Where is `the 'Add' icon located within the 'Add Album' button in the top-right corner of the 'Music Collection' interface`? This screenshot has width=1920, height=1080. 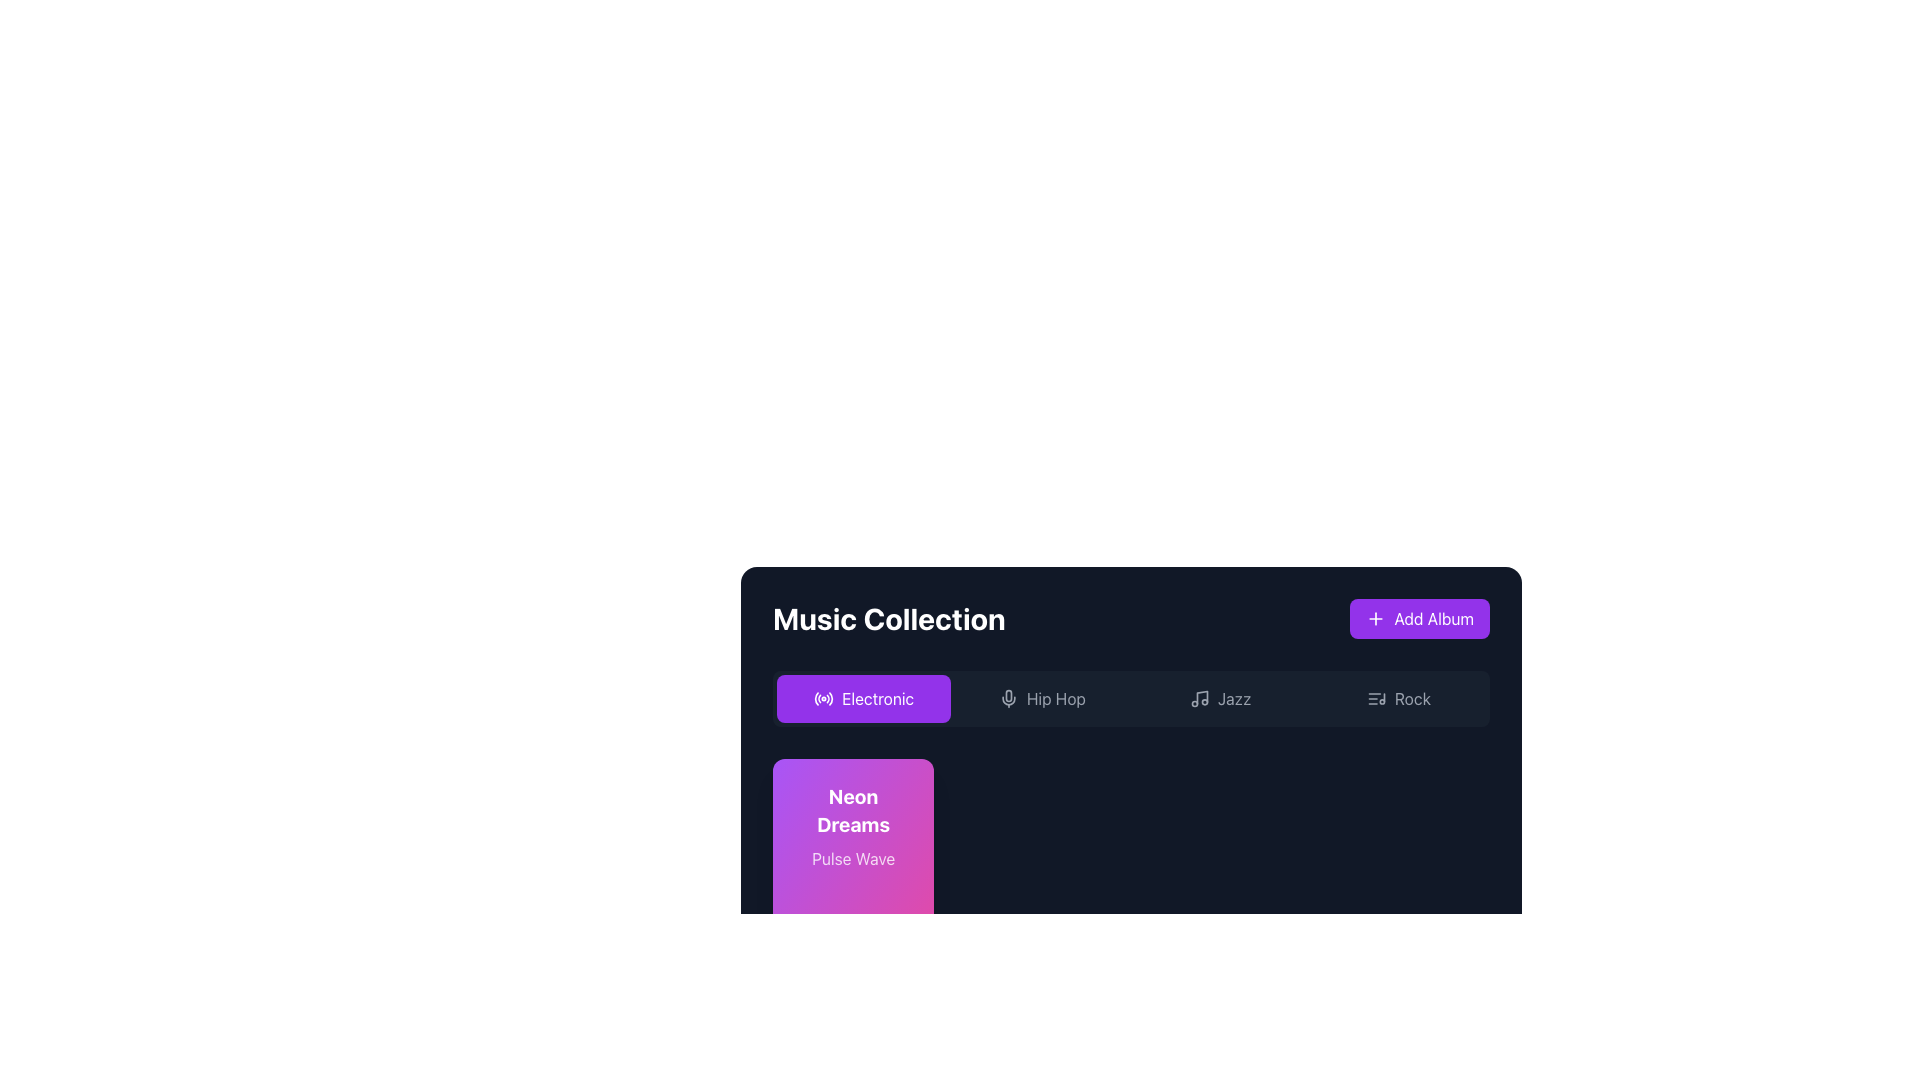
the 'Add' icon located within the 'Add Album' button in the top-right corner of the 'Music Collection' interface is located at coordinates (1375, 617).